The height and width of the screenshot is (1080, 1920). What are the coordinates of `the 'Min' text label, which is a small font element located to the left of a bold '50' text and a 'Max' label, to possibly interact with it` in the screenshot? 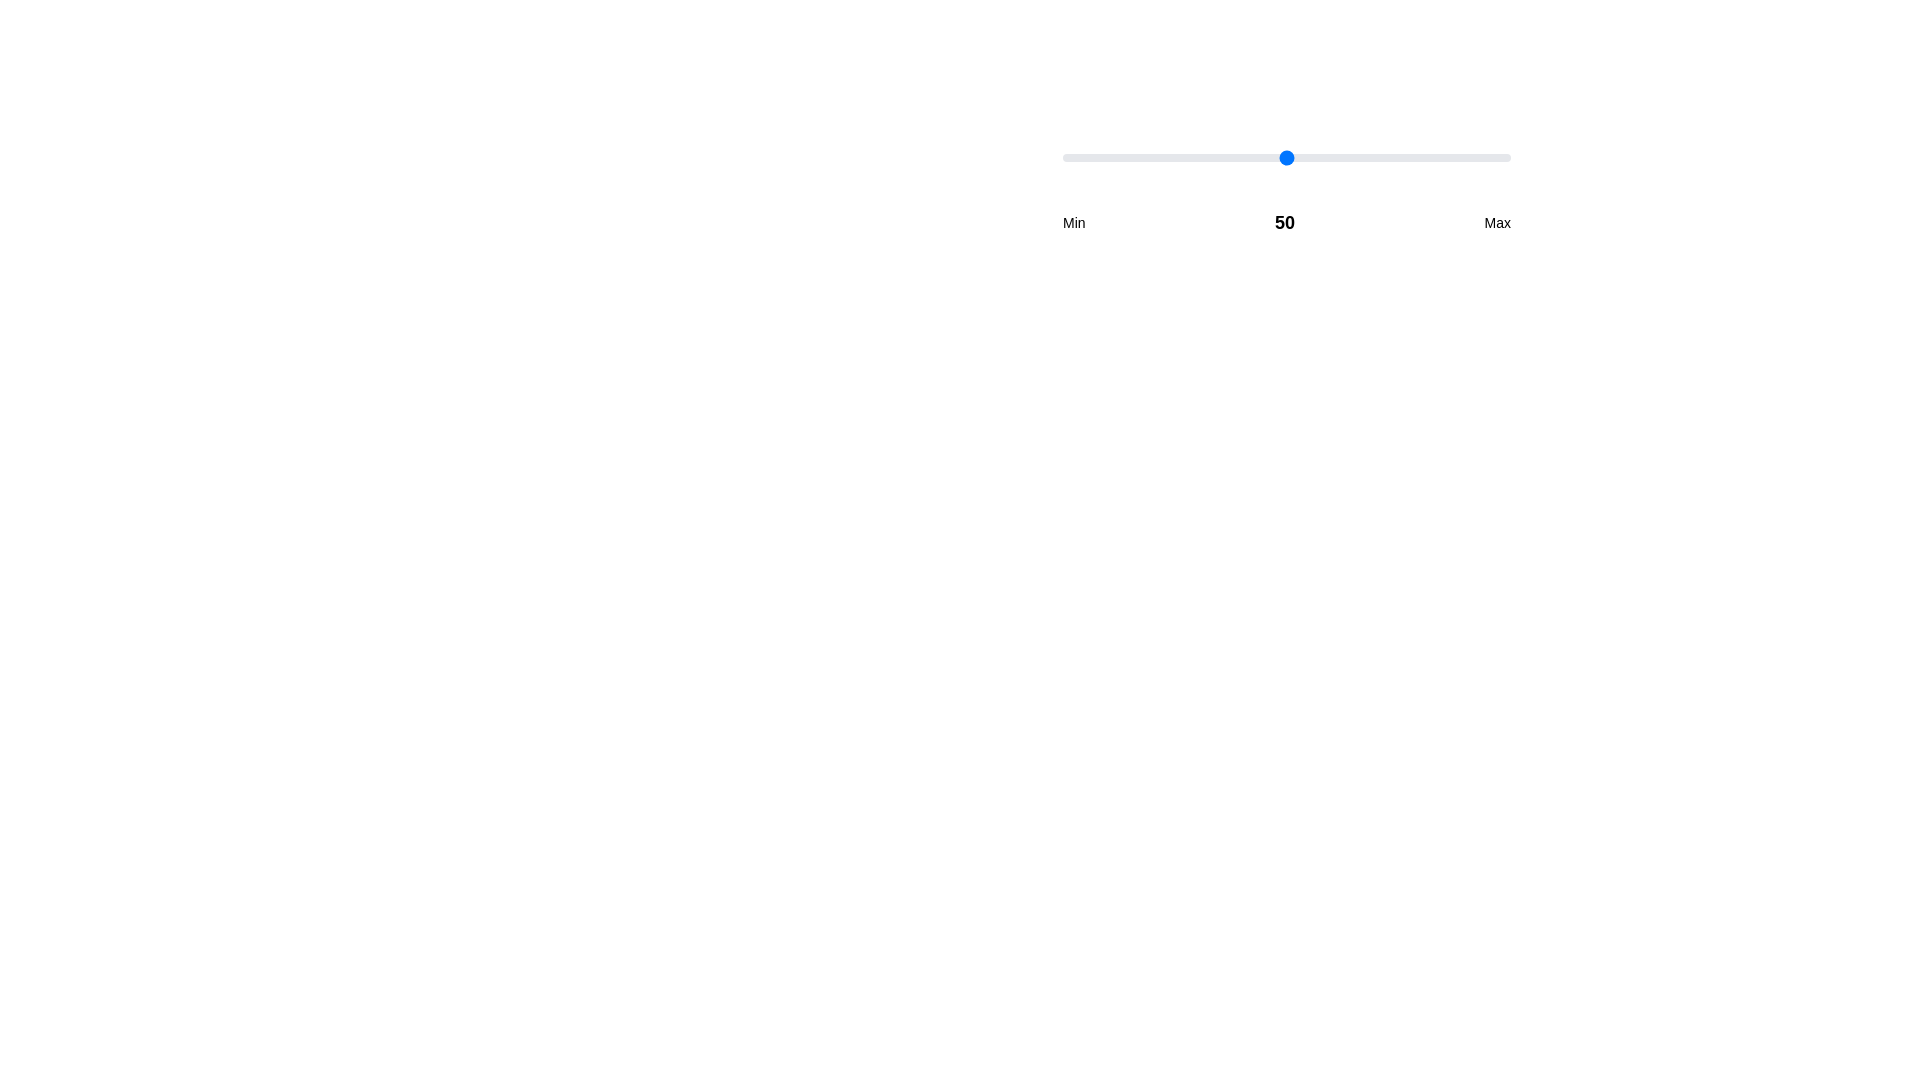 It's located at (1073, 223).